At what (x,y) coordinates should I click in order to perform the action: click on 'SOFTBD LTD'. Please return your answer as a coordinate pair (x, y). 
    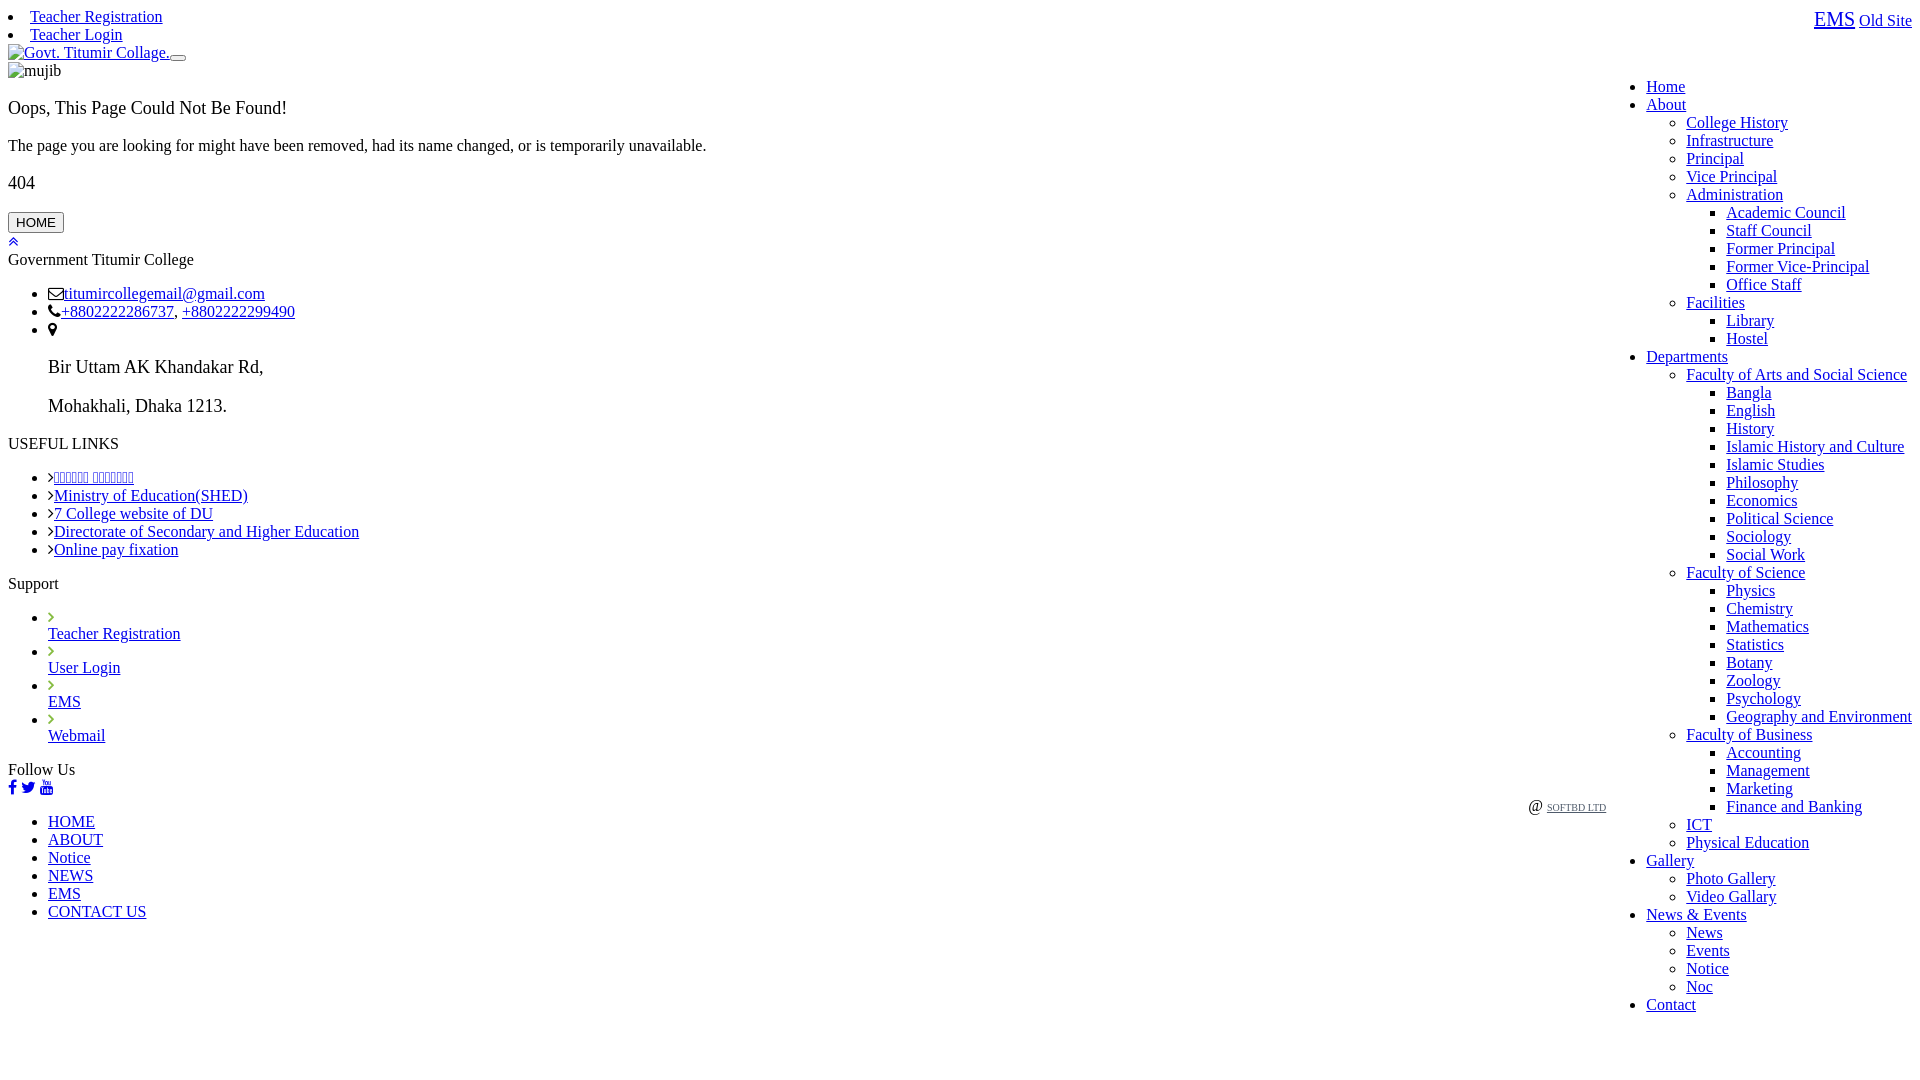
    Looking at the image, I should click on (1545, 806).